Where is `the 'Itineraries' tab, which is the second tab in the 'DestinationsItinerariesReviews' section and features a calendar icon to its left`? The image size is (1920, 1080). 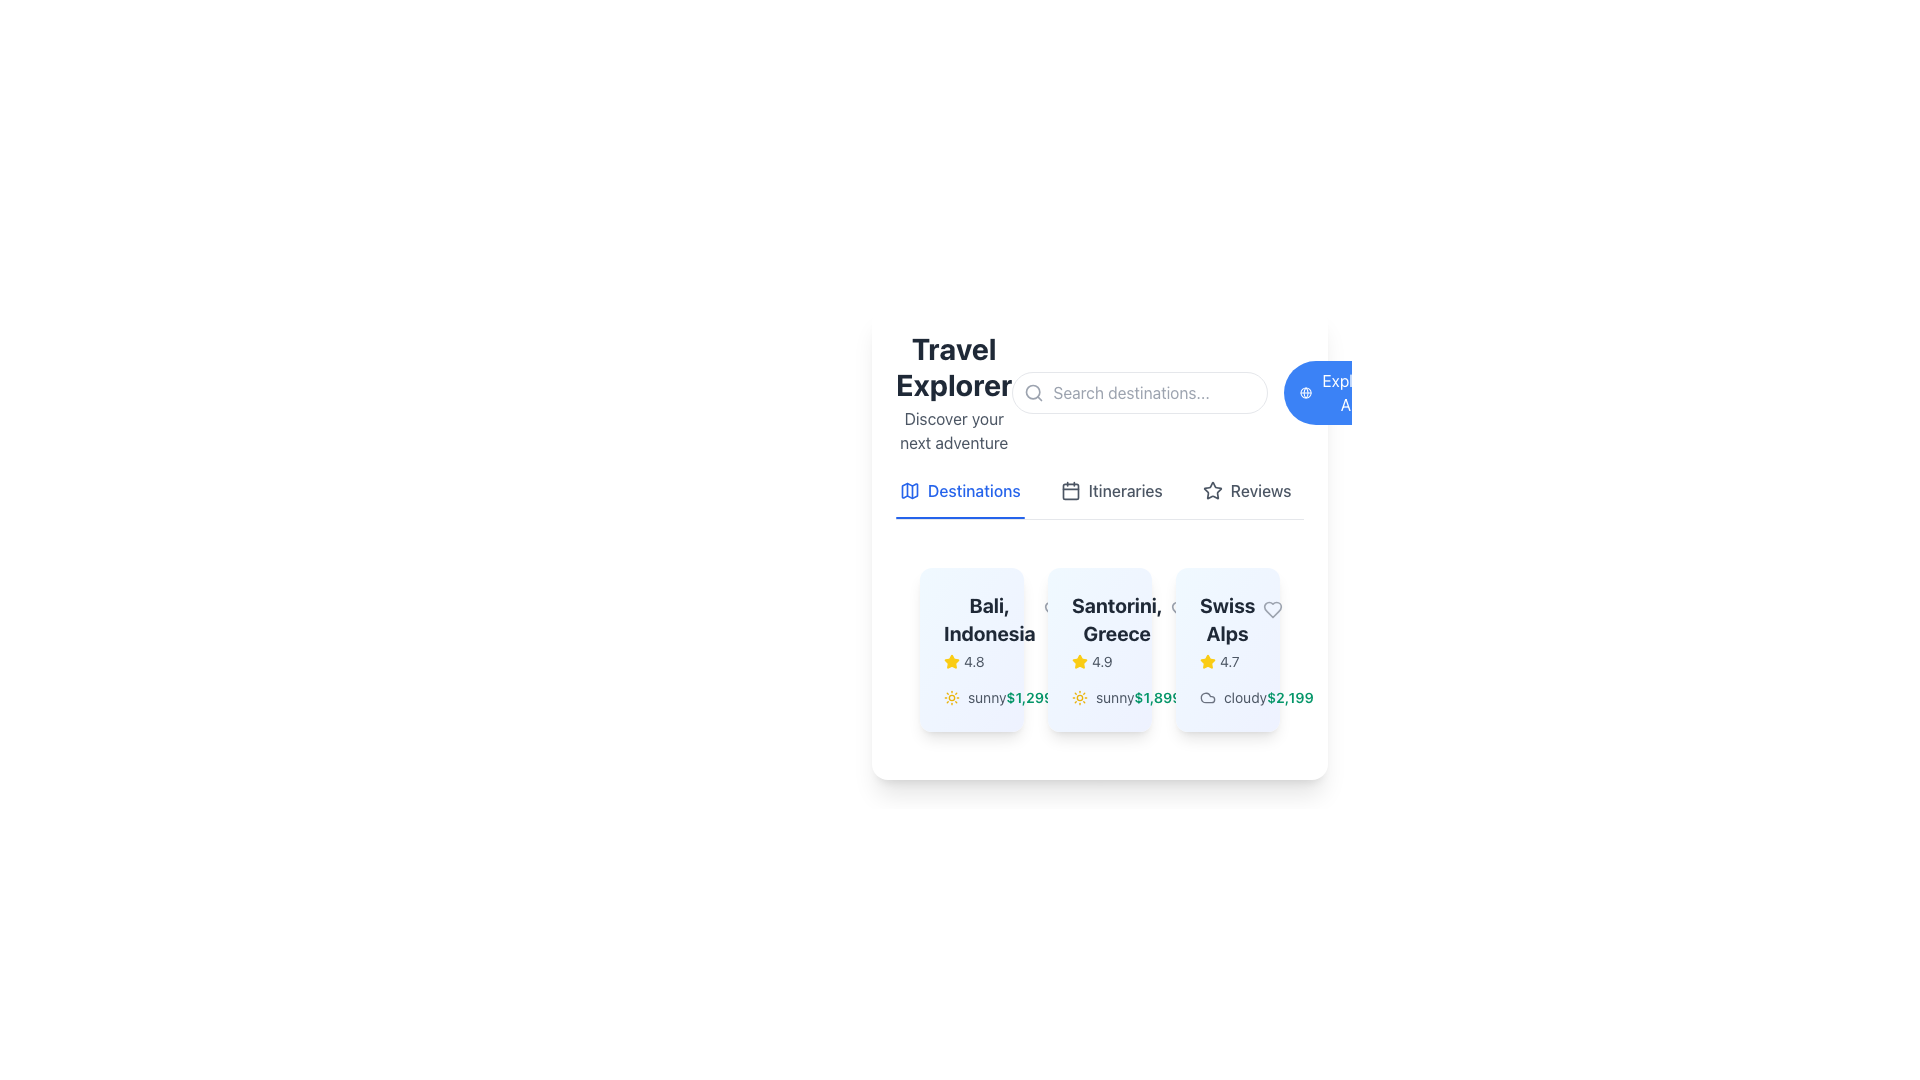 the 'Itineraries' tab, which is the second tab in the 'DestinationsItinerariesReviews' section and features a calendar icon to its left is located at coordinates (1098, 498).